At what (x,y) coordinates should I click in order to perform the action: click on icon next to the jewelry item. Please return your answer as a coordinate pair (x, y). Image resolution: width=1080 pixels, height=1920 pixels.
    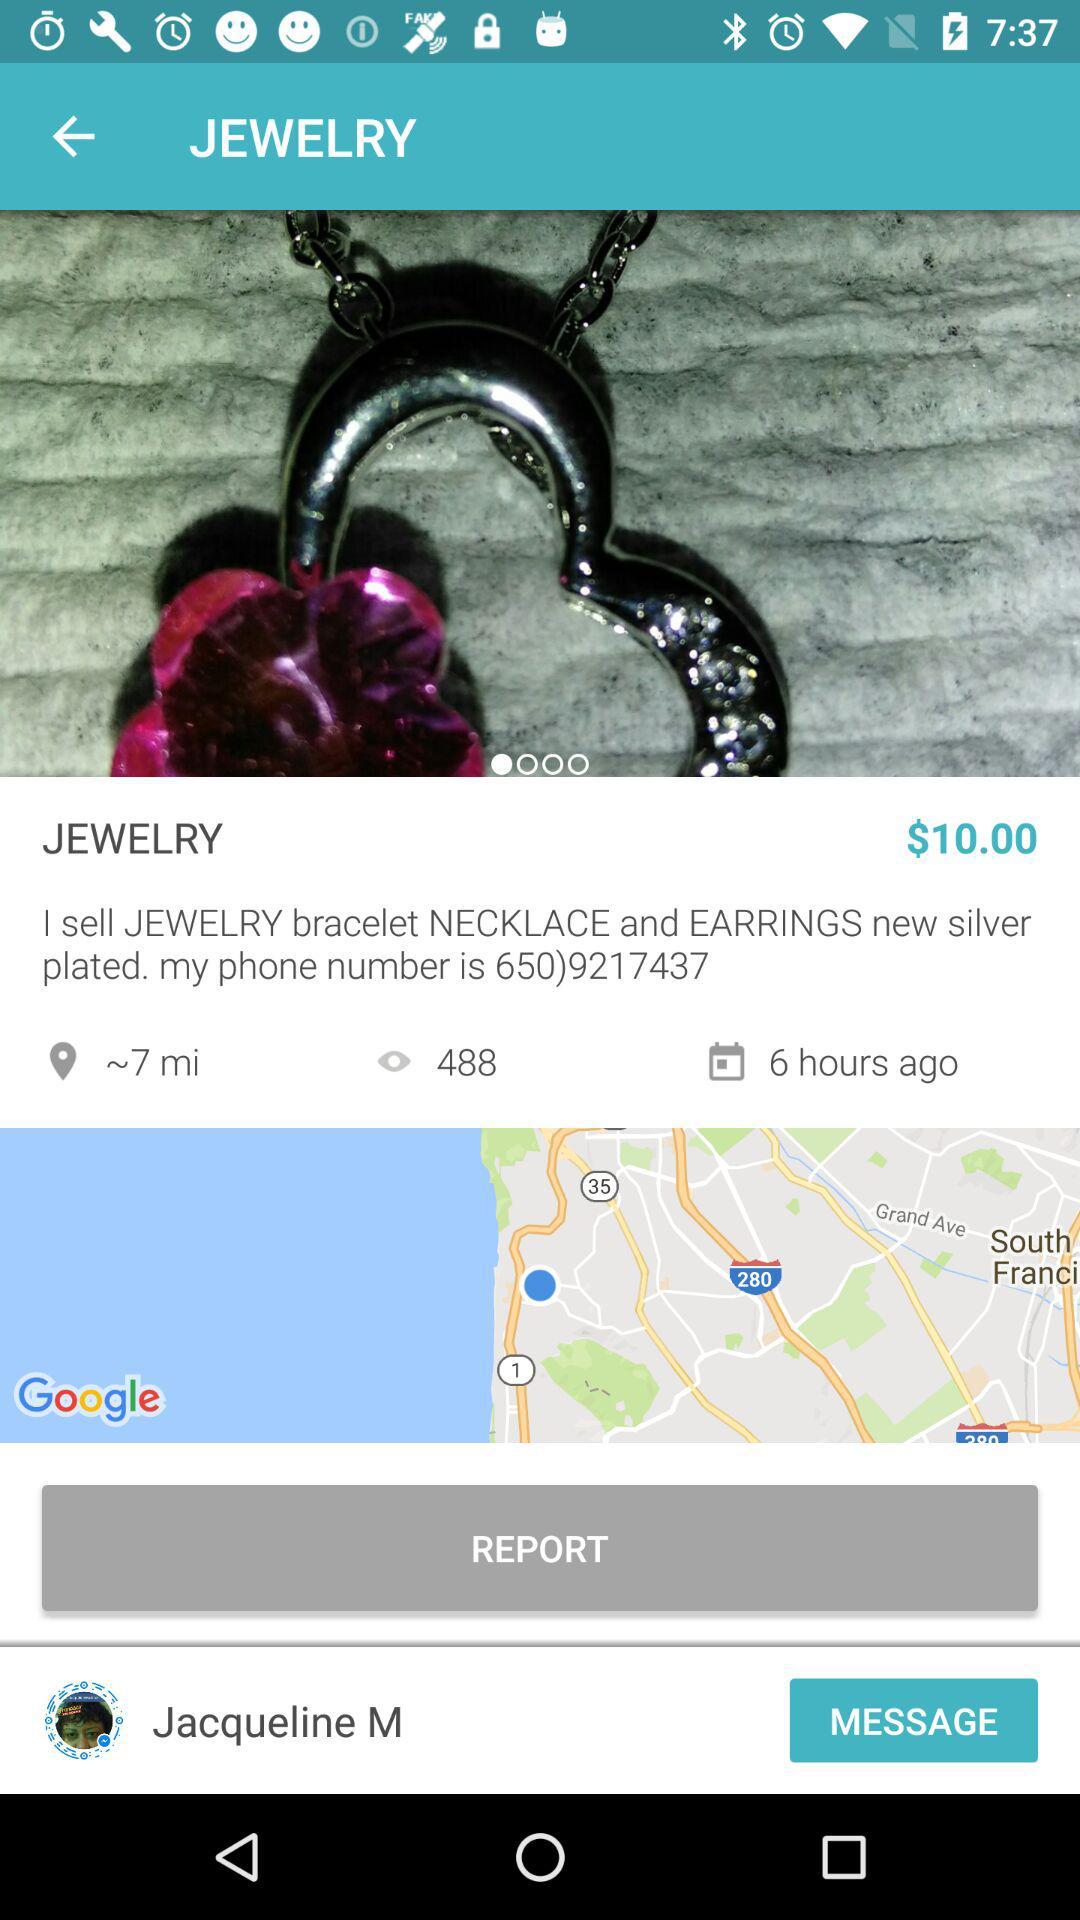
    Looking at the image, I should click on (72, 135).